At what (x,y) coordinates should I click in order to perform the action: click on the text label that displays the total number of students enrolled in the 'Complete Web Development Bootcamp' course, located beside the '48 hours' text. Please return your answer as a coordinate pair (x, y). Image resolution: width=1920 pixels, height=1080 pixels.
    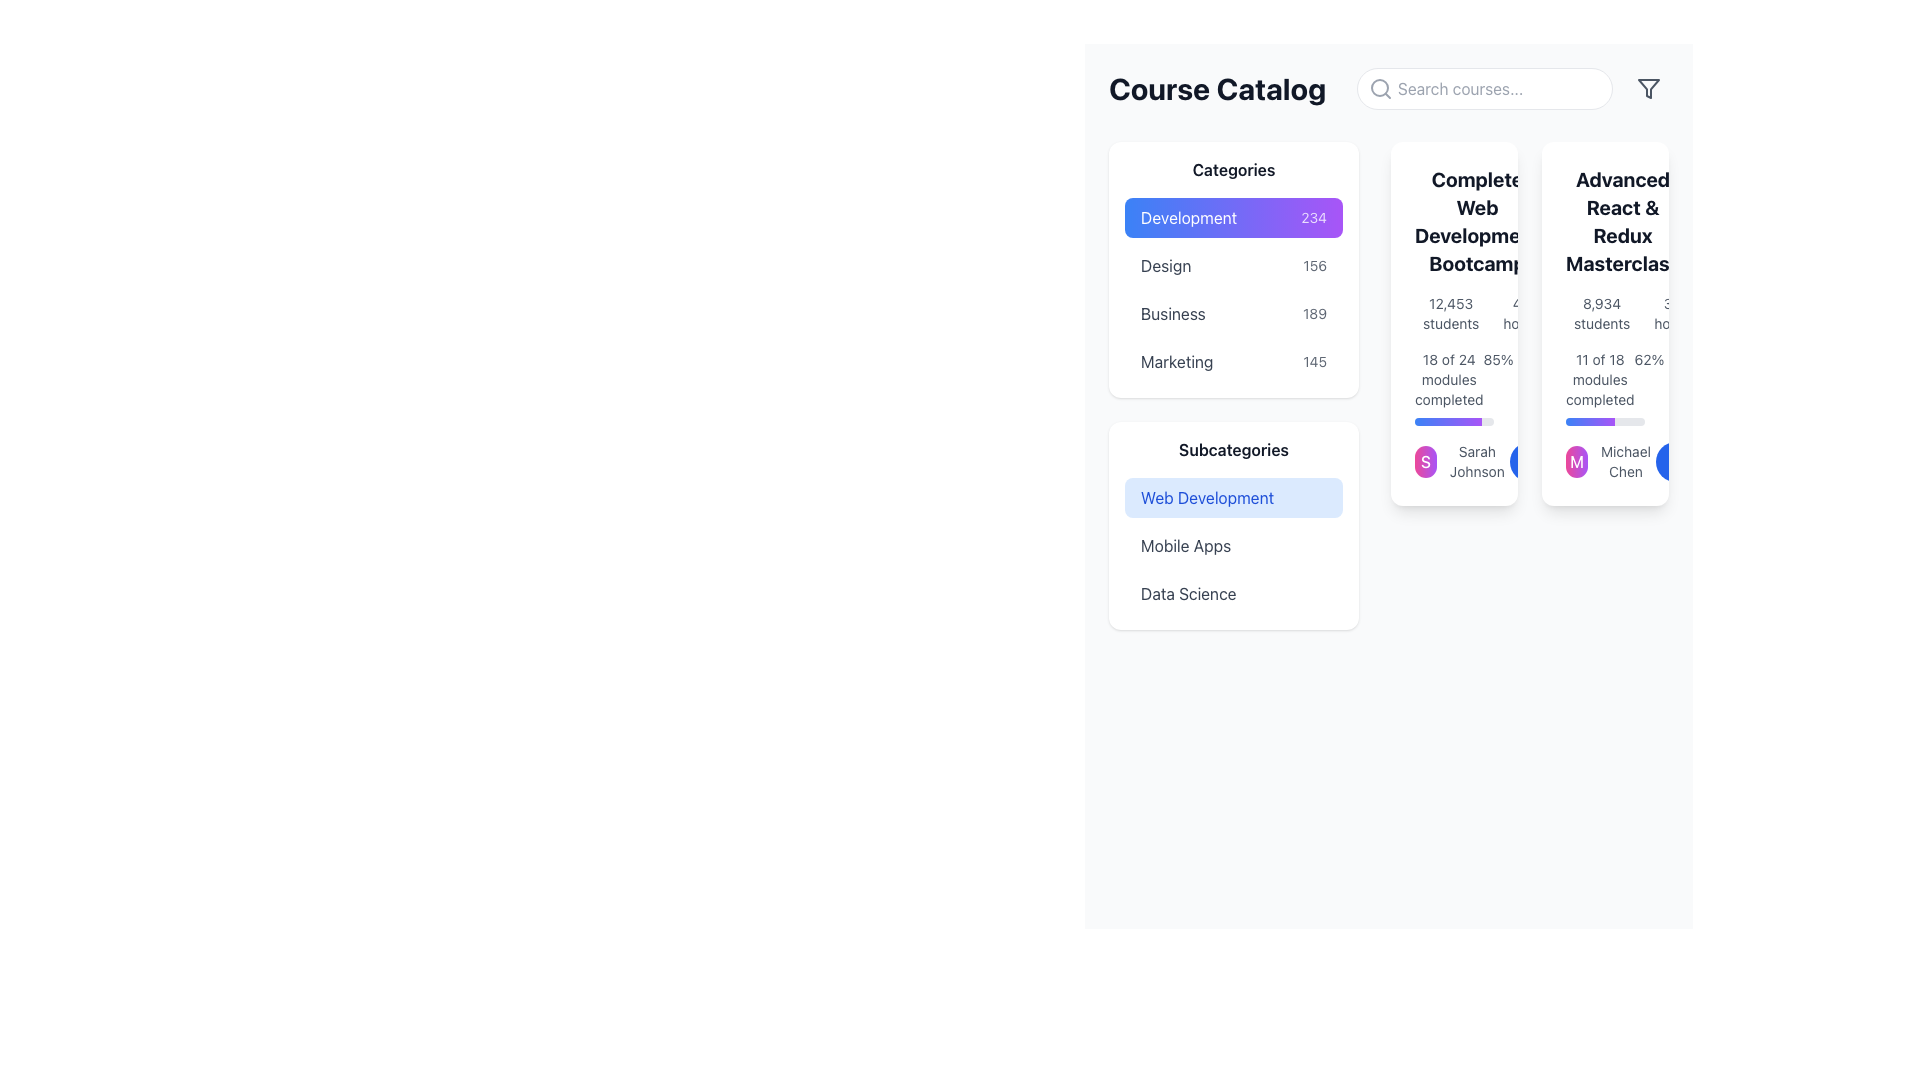
    Looking at the image, I should click on (1451, 313).